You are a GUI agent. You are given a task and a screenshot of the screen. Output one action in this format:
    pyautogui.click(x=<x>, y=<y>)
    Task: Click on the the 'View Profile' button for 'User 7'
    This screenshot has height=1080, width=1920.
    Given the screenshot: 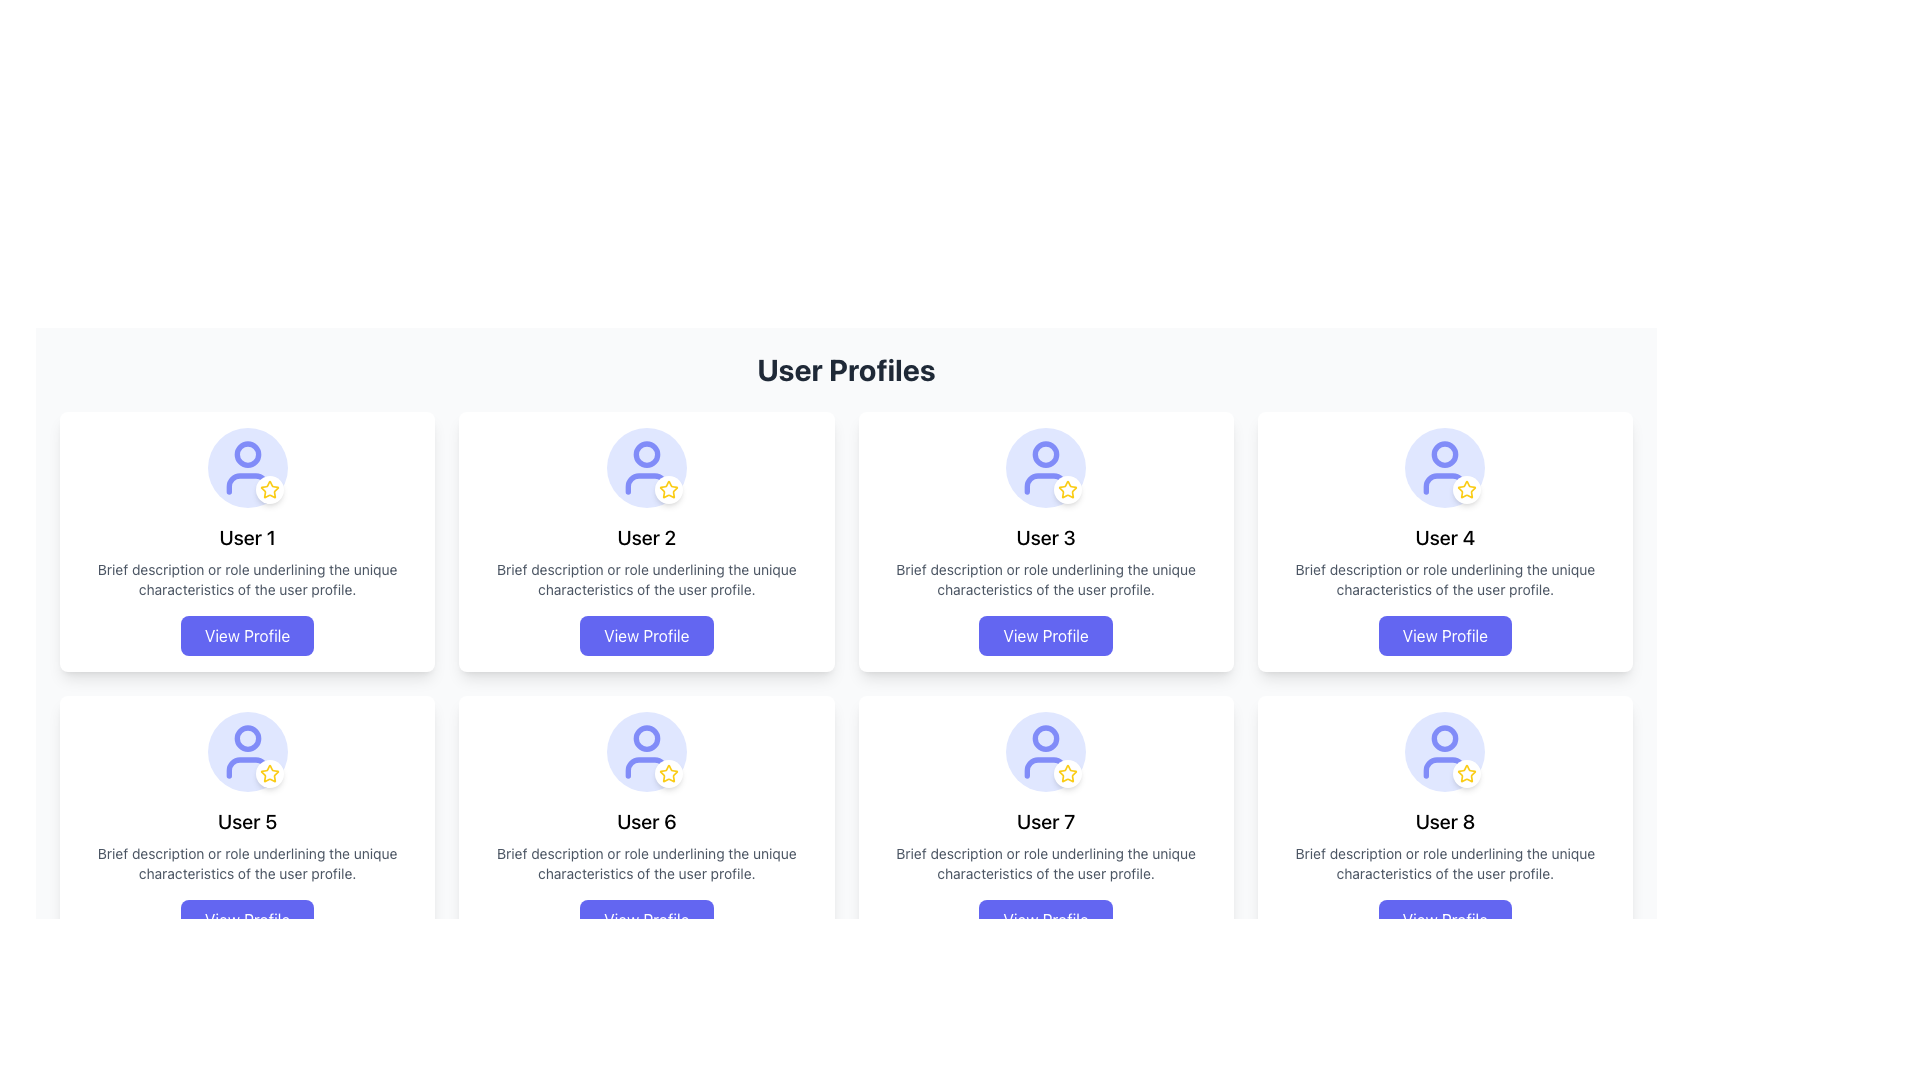 What is the action you would take?
    pyautogui.click(x=1045, y=920)
    